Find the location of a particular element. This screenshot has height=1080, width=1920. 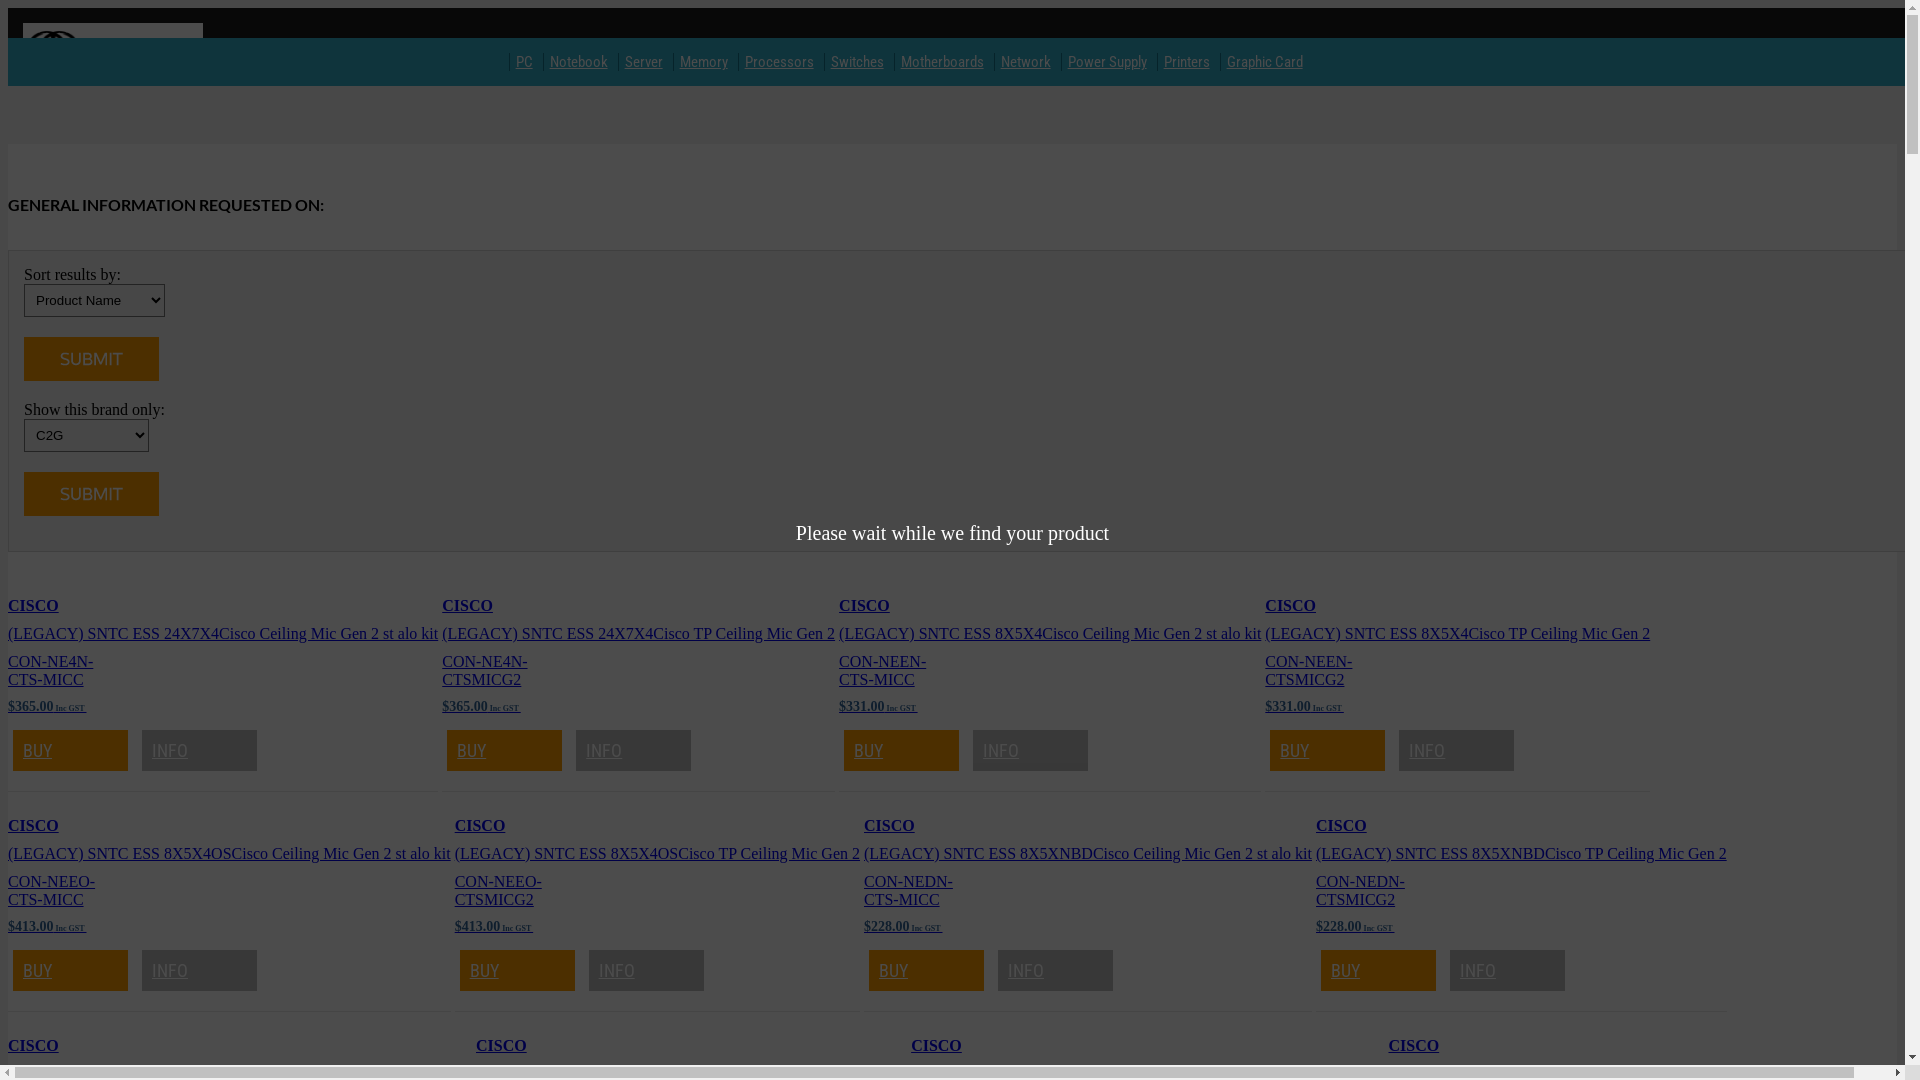

'$365.00 Inc GST ' is located at coordinates (47, 704).